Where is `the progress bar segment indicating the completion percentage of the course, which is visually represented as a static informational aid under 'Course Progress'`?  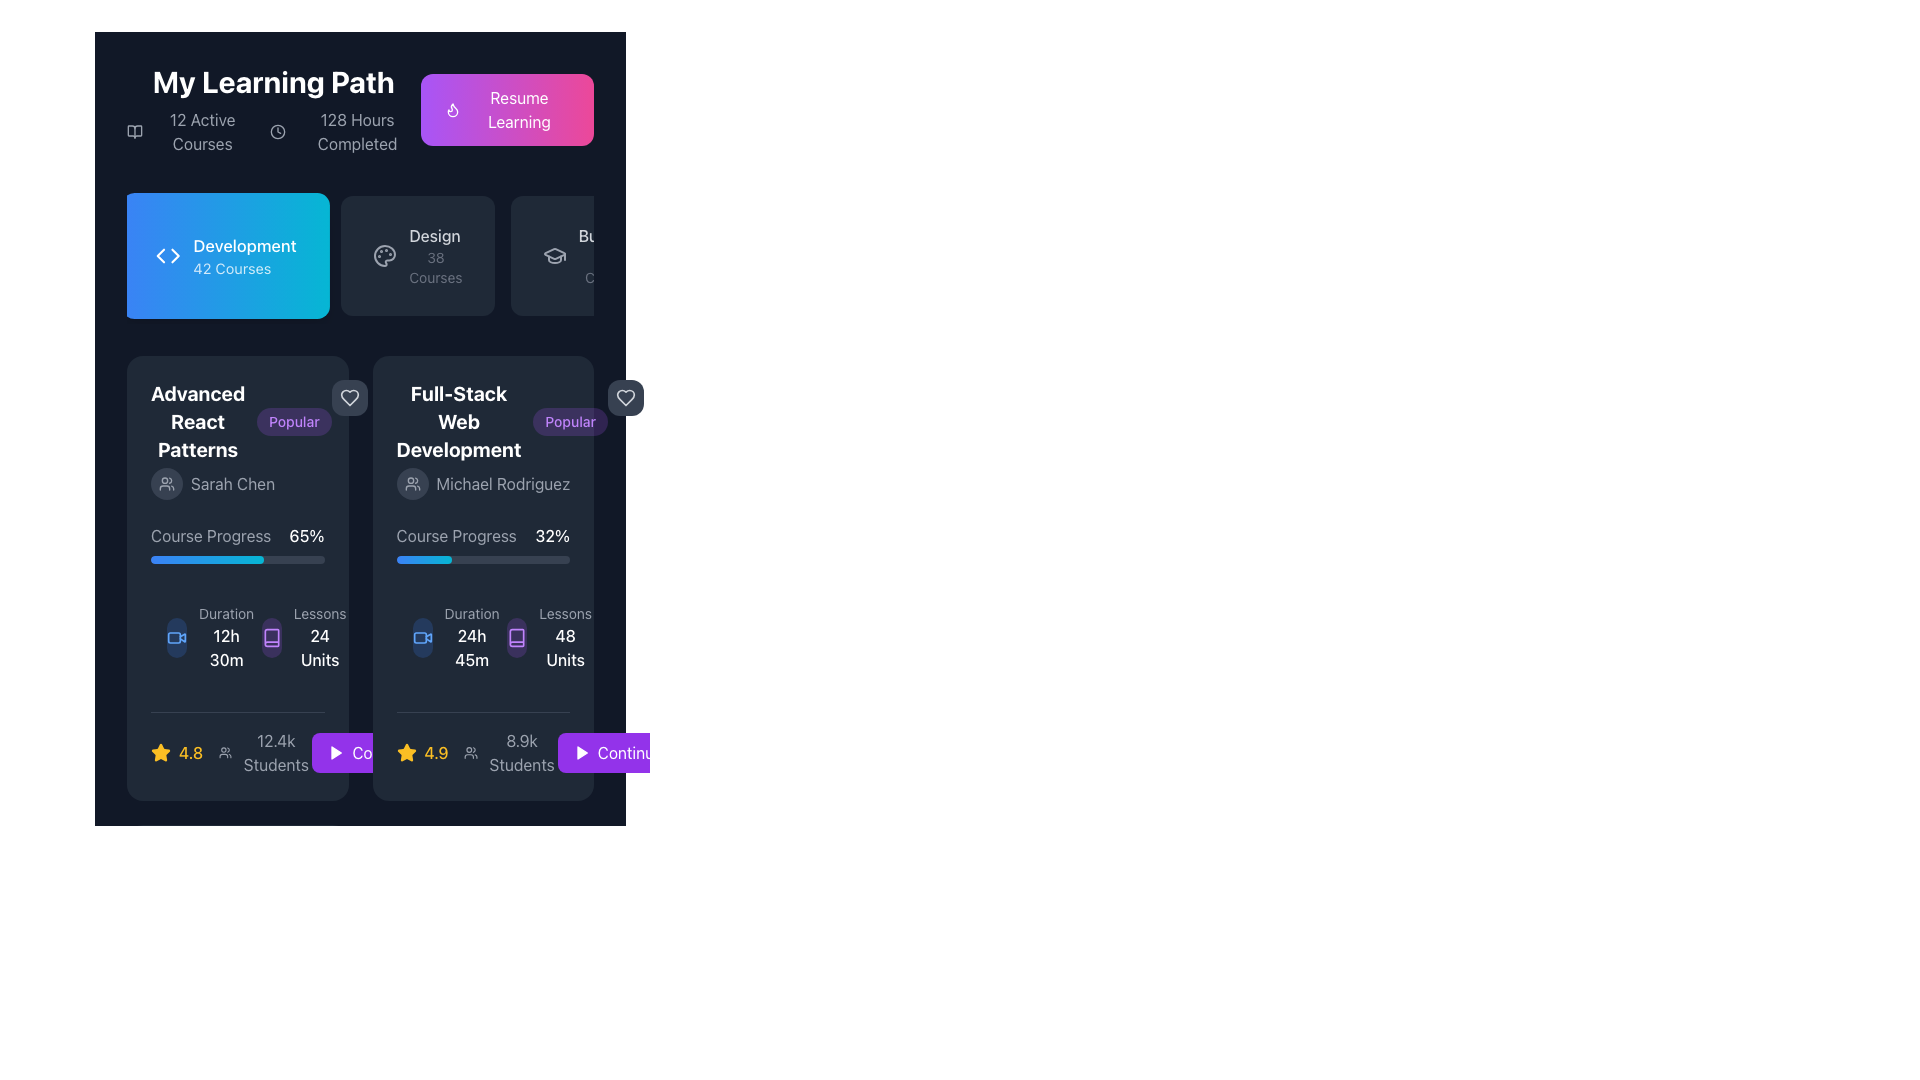
the progress bar segment indicating the completion percentage of the course, which is visually represented as a static informational aid under 'Course Progress' is located at coordinates (423, 559).